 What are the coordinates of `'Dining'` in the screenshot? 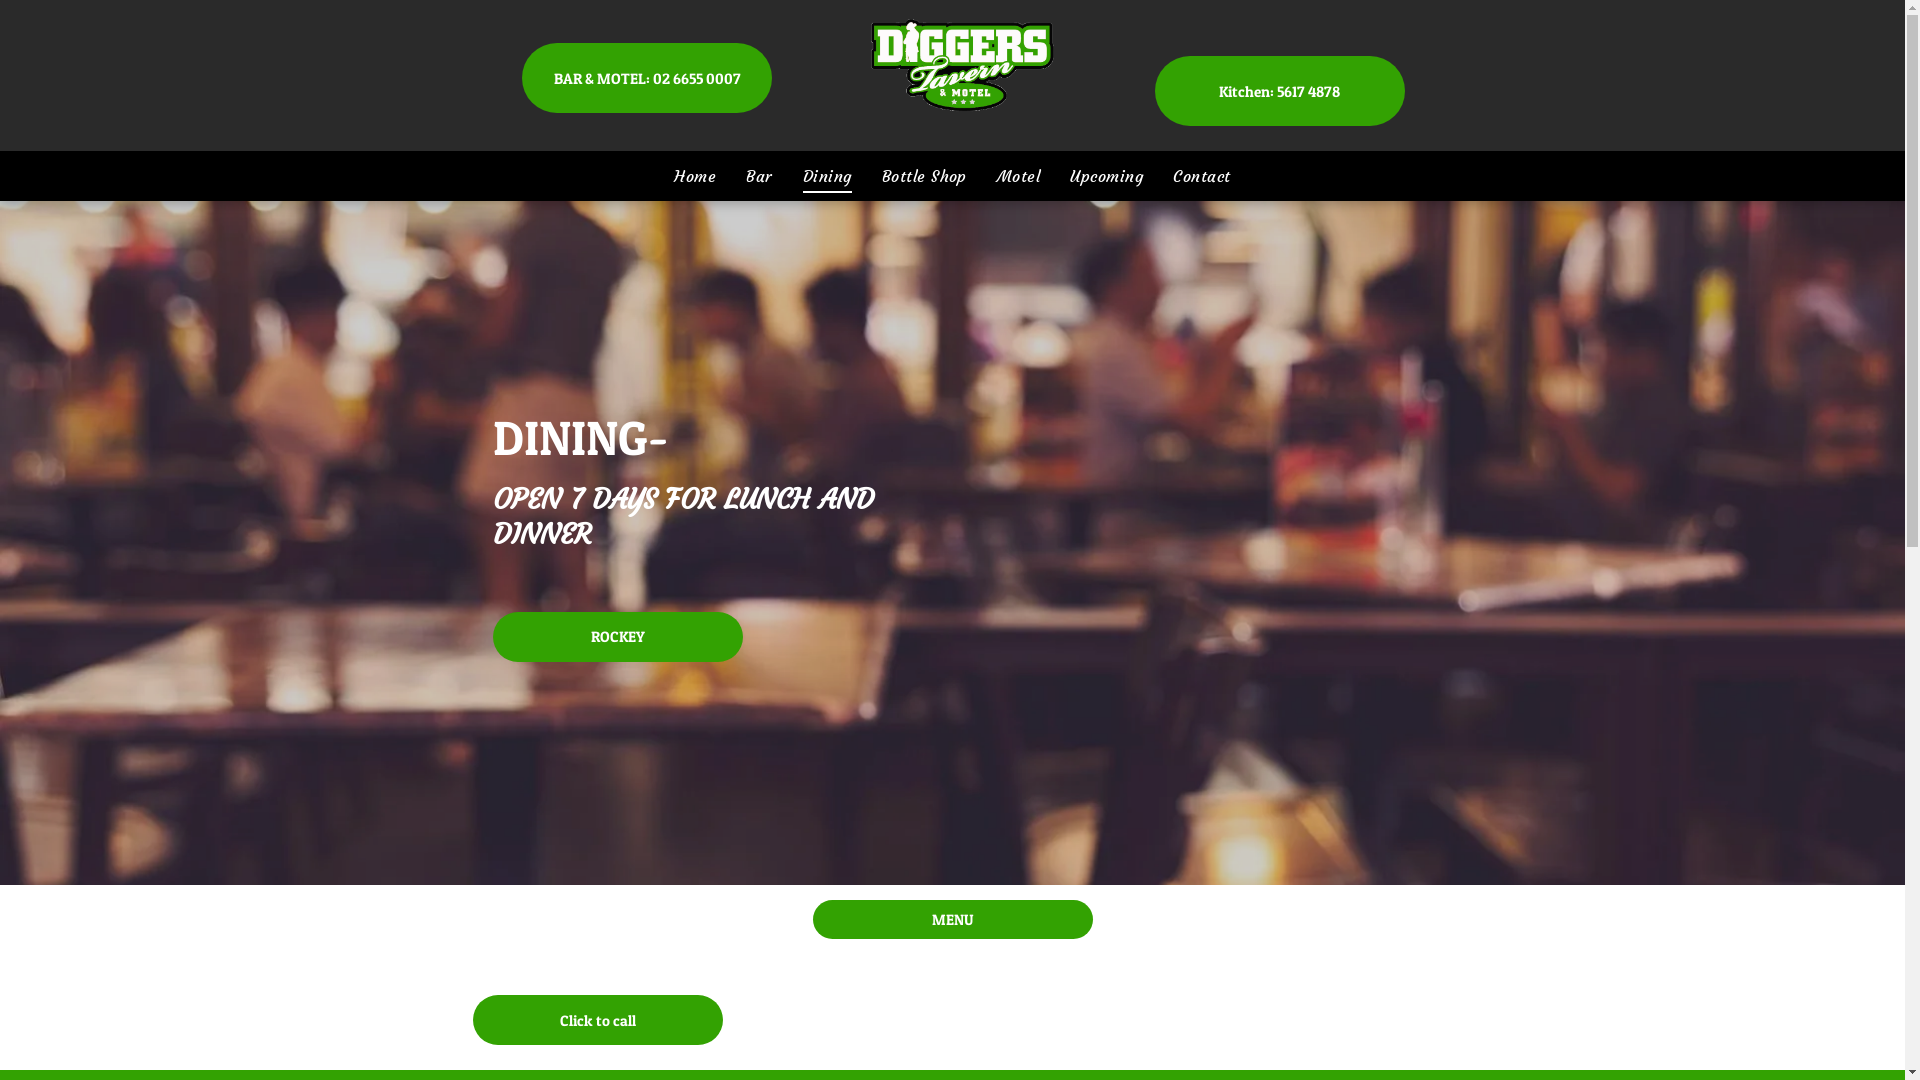 It's located at (827, 175).